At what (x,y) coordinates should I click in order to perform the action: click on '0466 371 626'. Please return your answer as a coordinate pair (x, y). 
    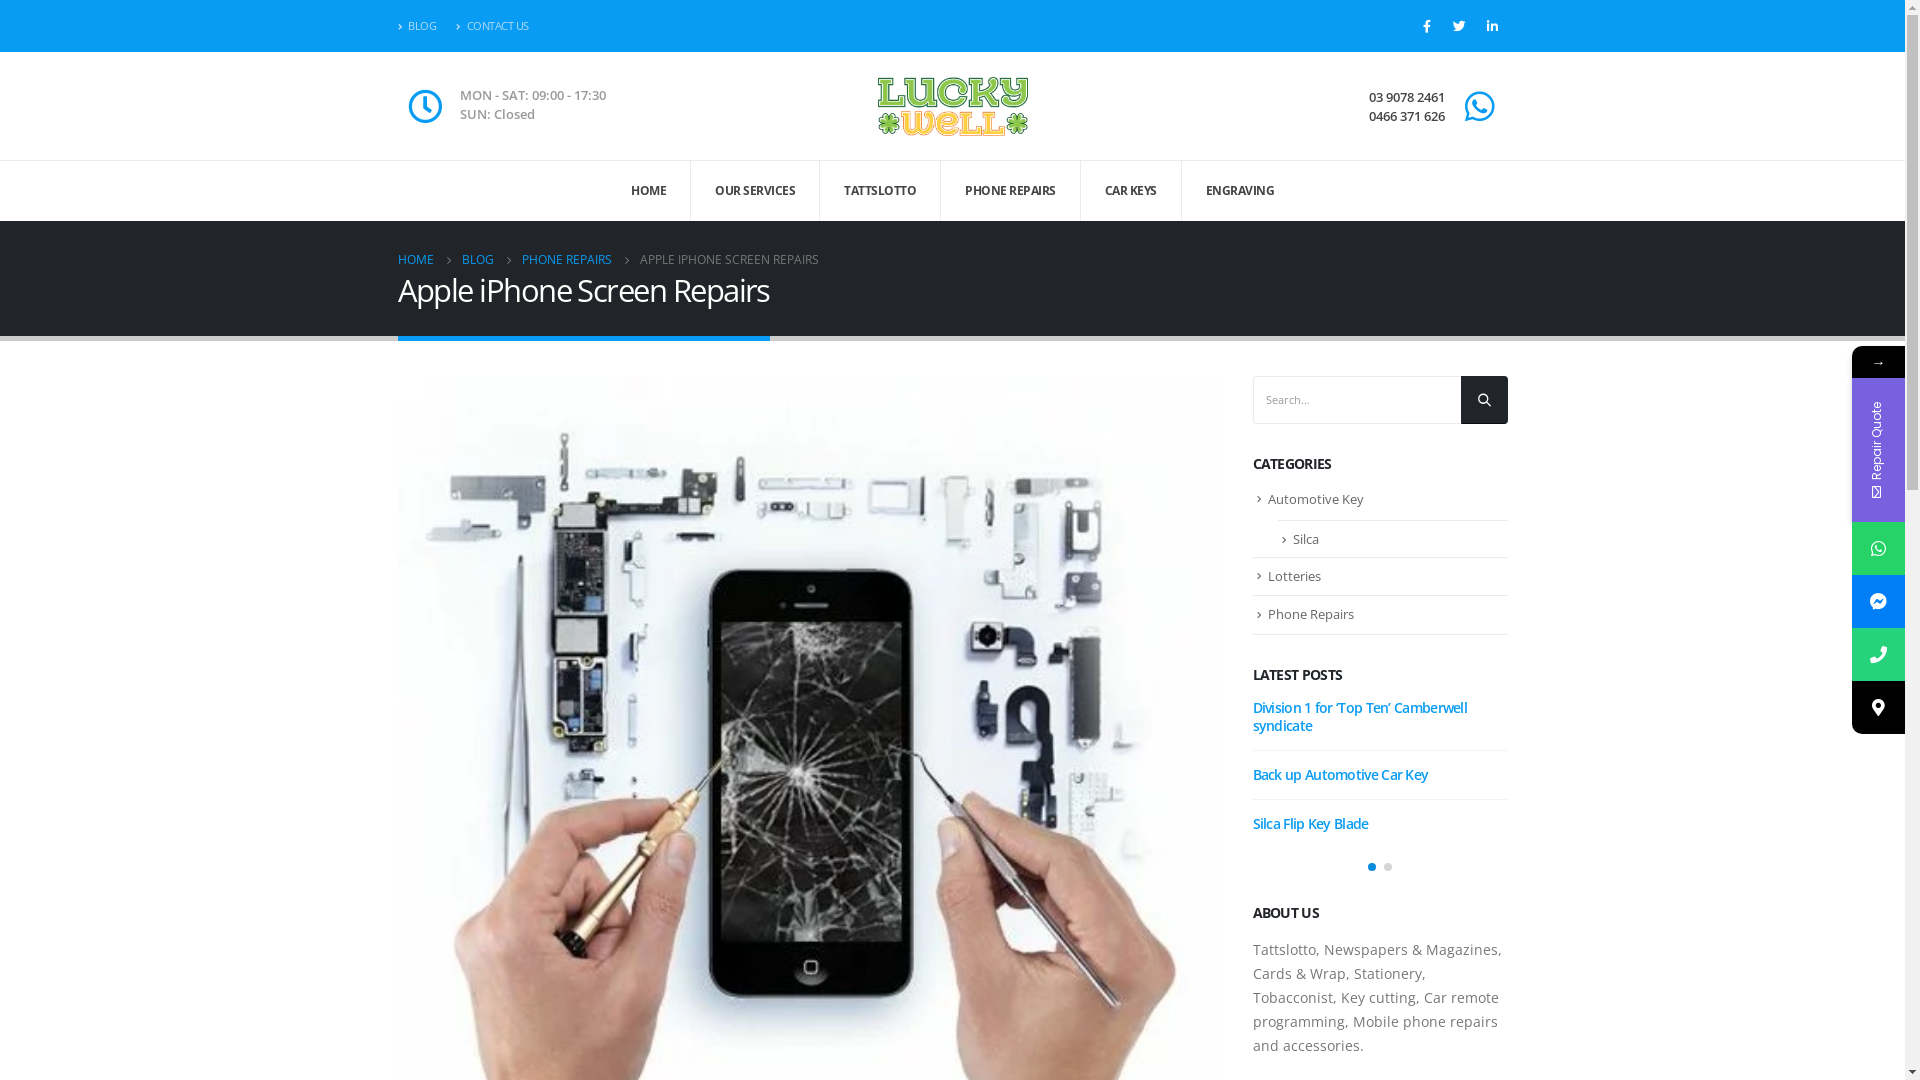
    Looking at the image, I should click on (1405, 116).